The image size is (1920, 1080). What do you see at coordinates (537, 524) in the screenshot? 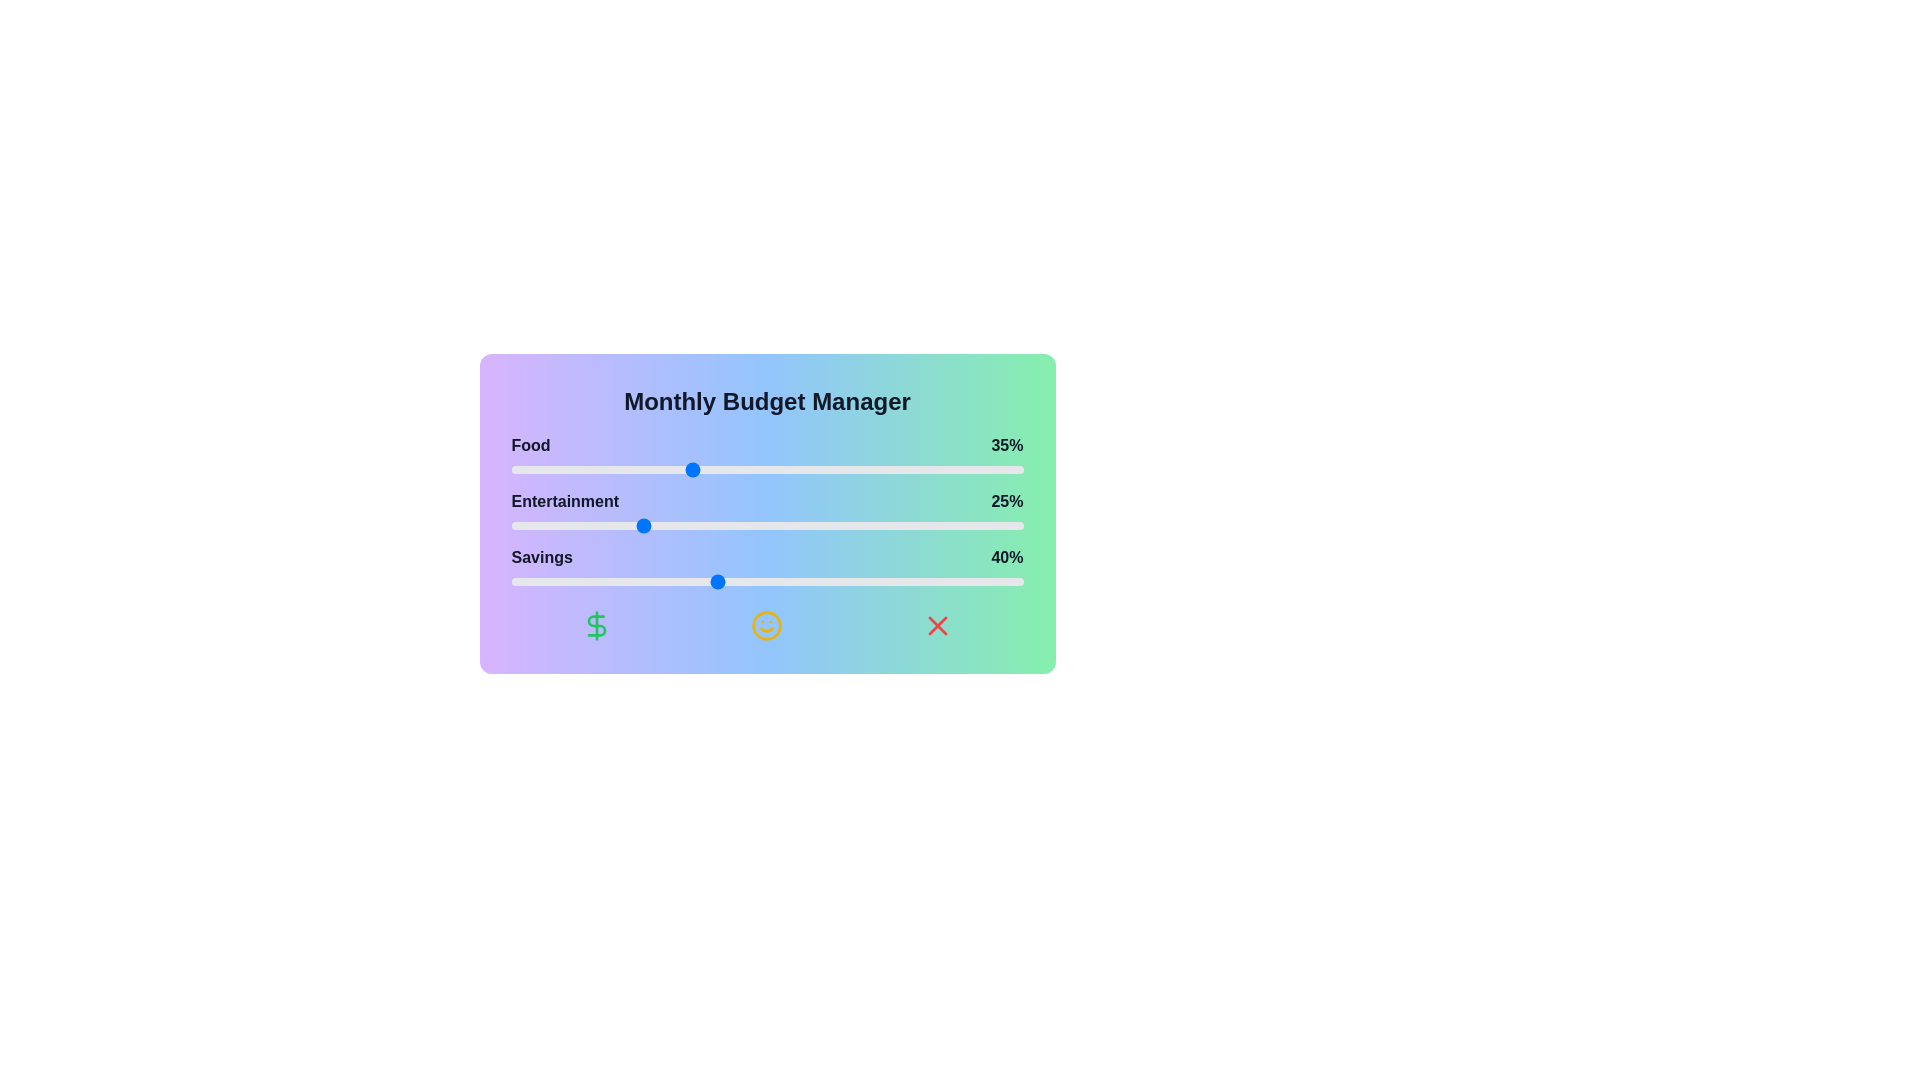
I see `the 'Entertainment' slider to 5%` at bounding box center [537, 524].